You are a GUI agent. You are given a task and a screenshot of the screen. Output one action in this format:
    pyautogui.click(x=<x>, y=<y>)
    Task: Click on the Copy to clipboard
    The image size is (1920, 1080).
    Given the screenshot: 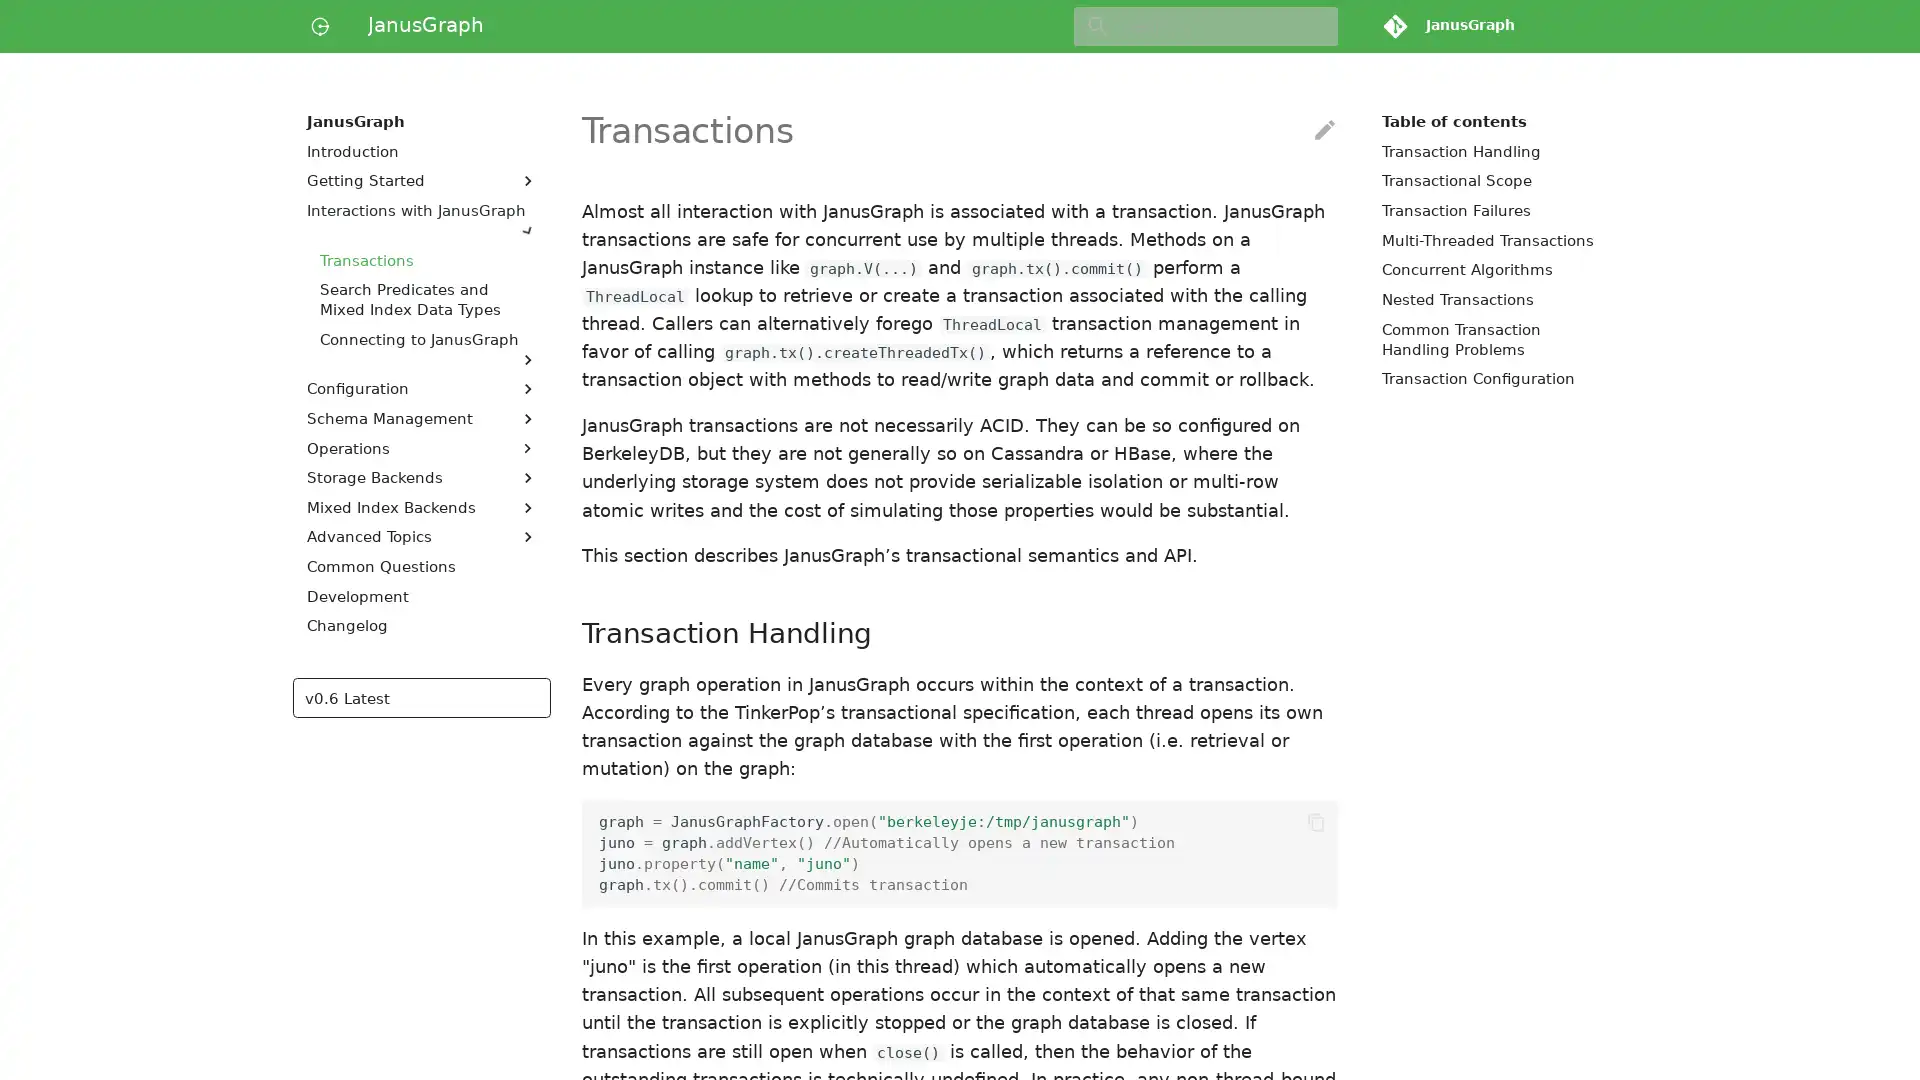 What is the action you would take?
    pyautogui.click(x=1315, y=821)
    